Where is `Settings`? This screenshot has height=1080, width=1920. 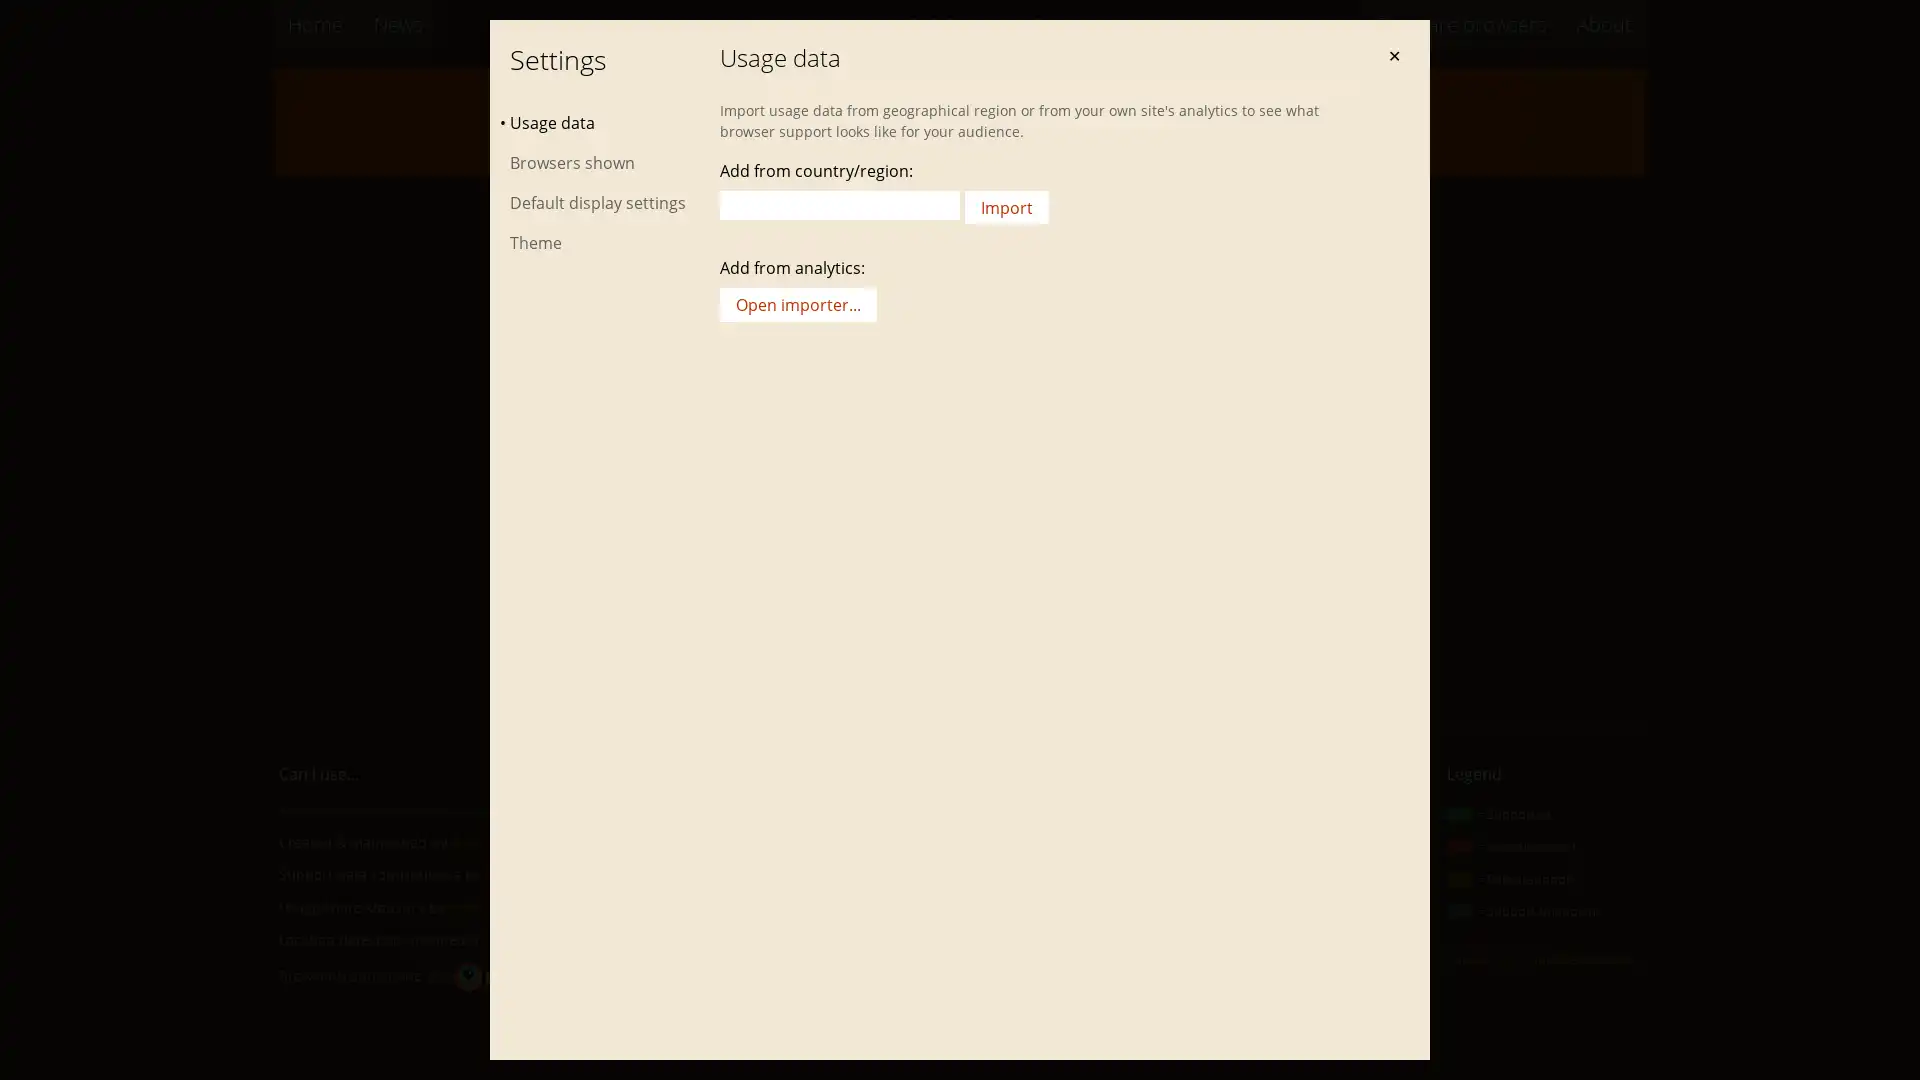
Settings is located at coordinates (1344, 127).